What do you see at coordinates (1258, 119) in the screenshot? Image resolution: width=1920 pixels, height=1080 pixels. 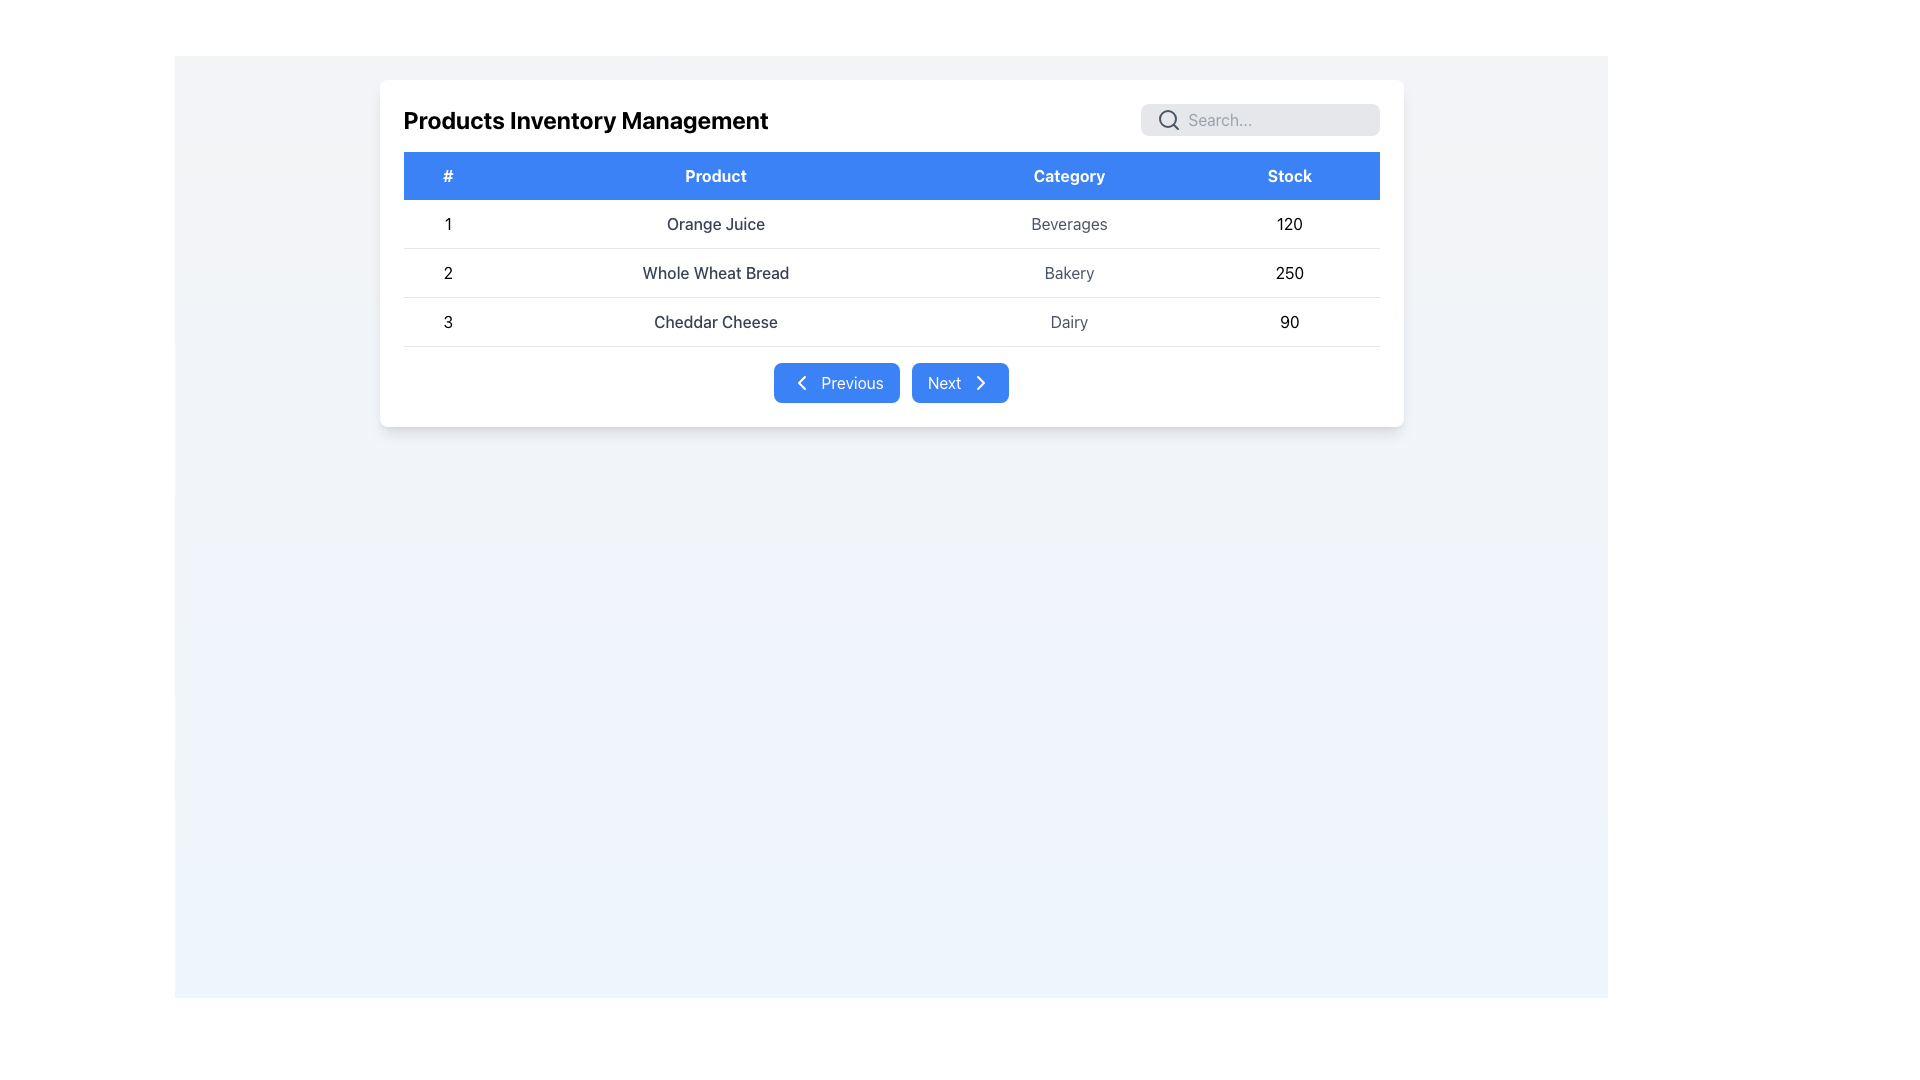 I see `the search bar located on the right side of the 'Products Inventory Management' title to focus the search box` at bounding box center [1258, 119].